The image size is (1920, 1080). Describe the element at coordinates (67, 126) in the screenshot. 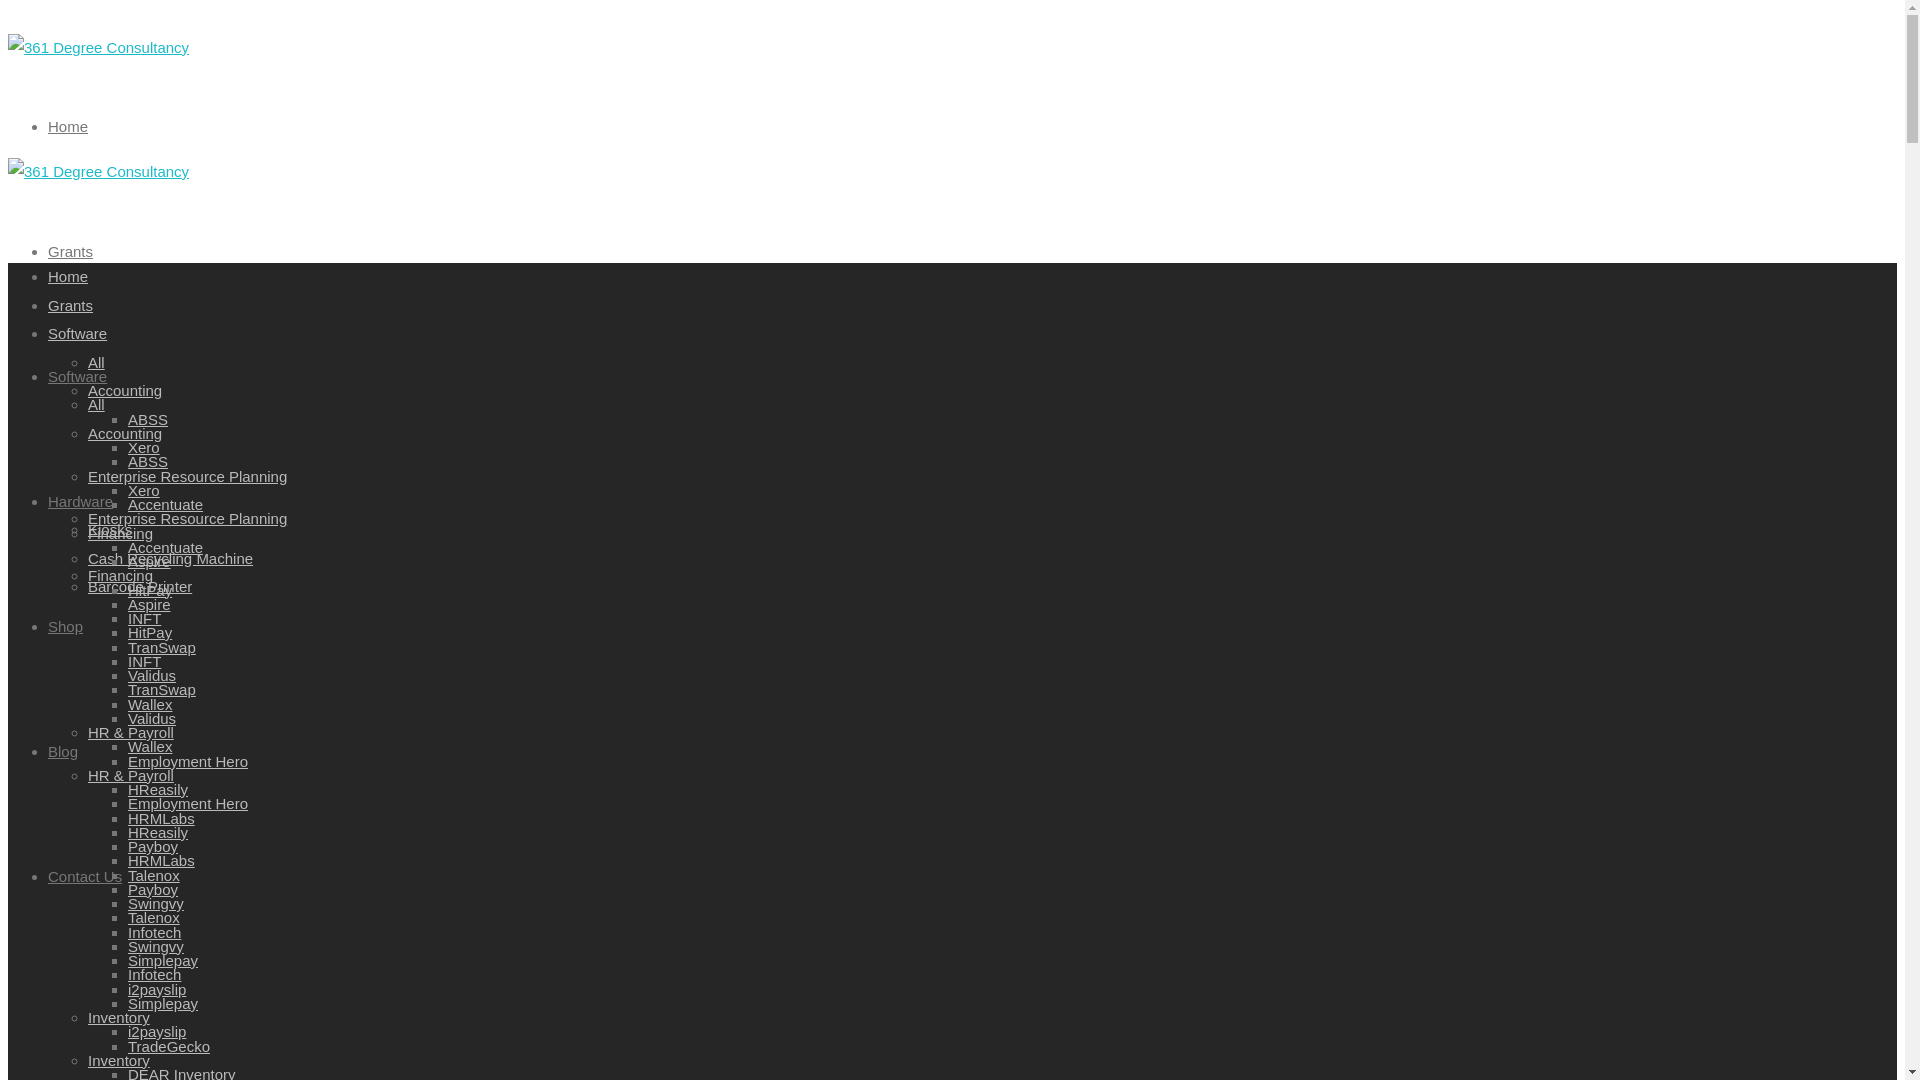

I see `'Home'` at that location.